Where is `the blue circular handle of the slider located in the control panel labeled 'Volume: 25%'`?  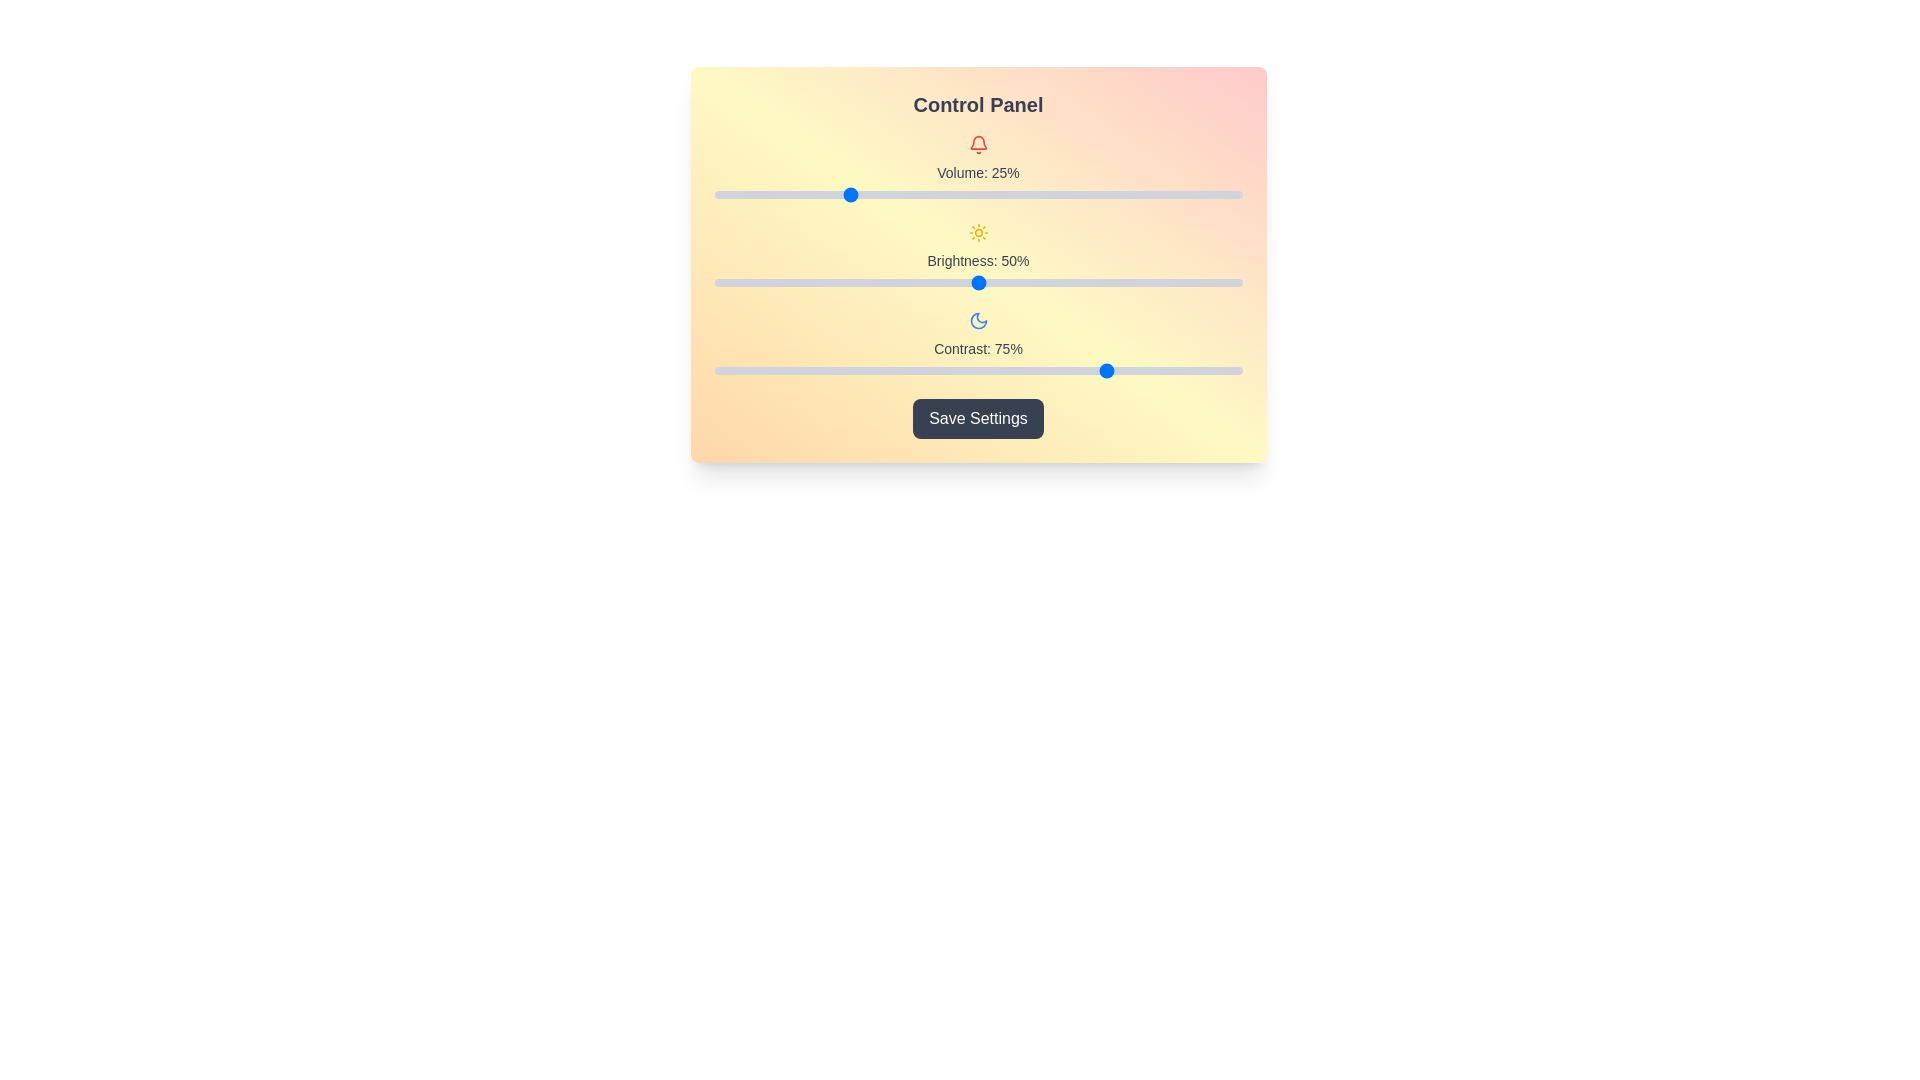
the blue circular handle of the slider located in the control panel labeled 'Volume: 25%' is located at coordinates (978, 195).